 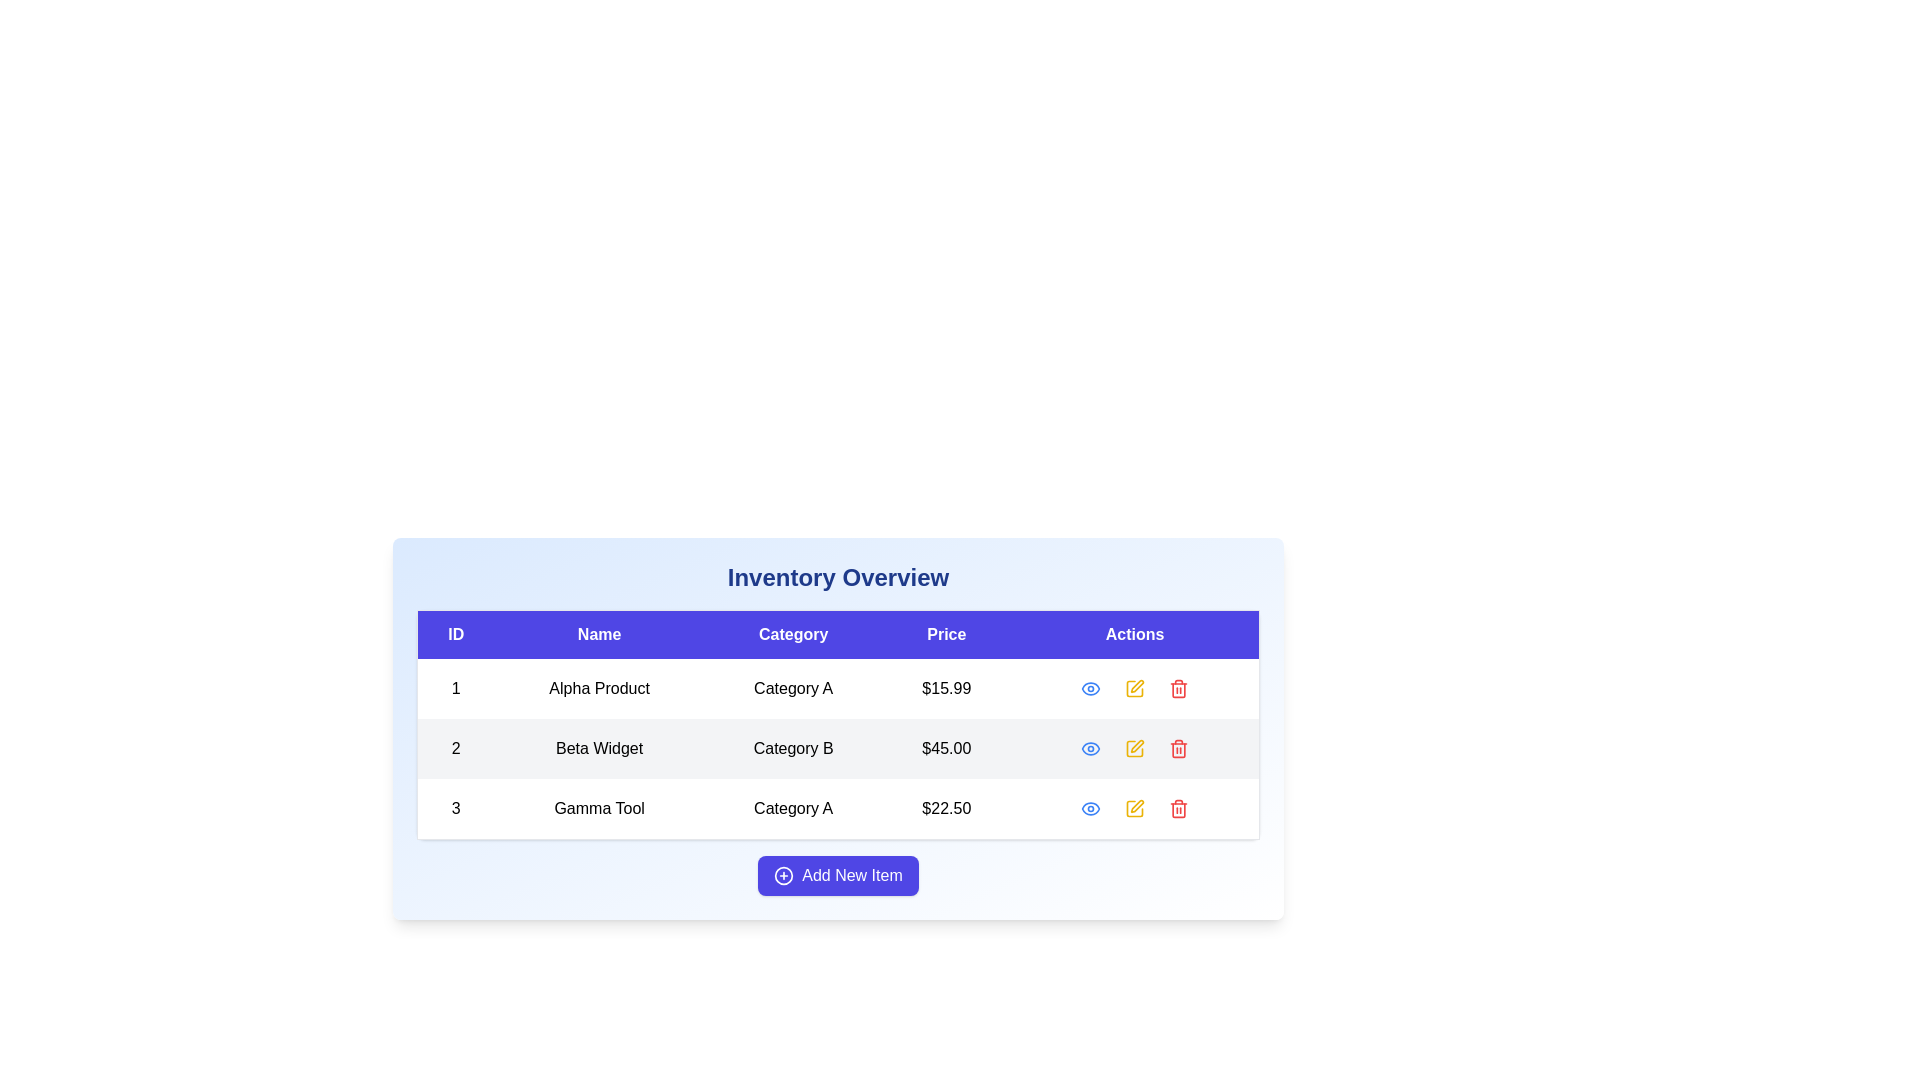 What do you see at coordinates (1179, 808) in the screenshot?
I see `the delete button (icon-based) in the 'Actions' column of the table for the third item, 'Gamma Tool', to initiate the delete action` at bounding box center [1179, 808].